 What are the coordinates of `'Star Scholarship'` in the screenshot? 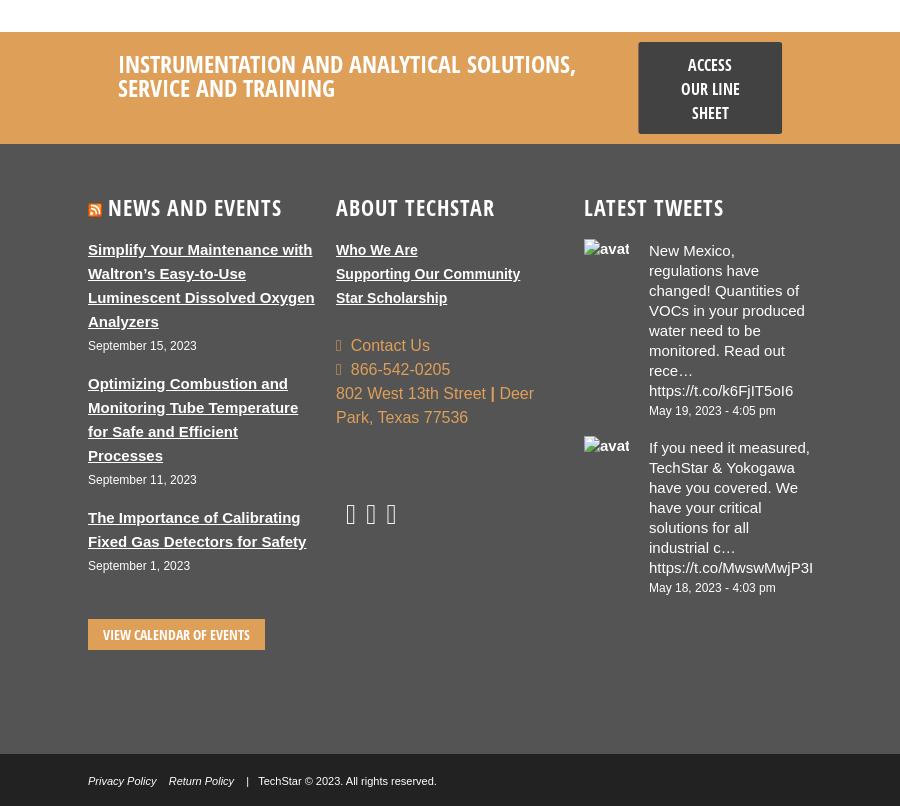 It's located at (391, 297).